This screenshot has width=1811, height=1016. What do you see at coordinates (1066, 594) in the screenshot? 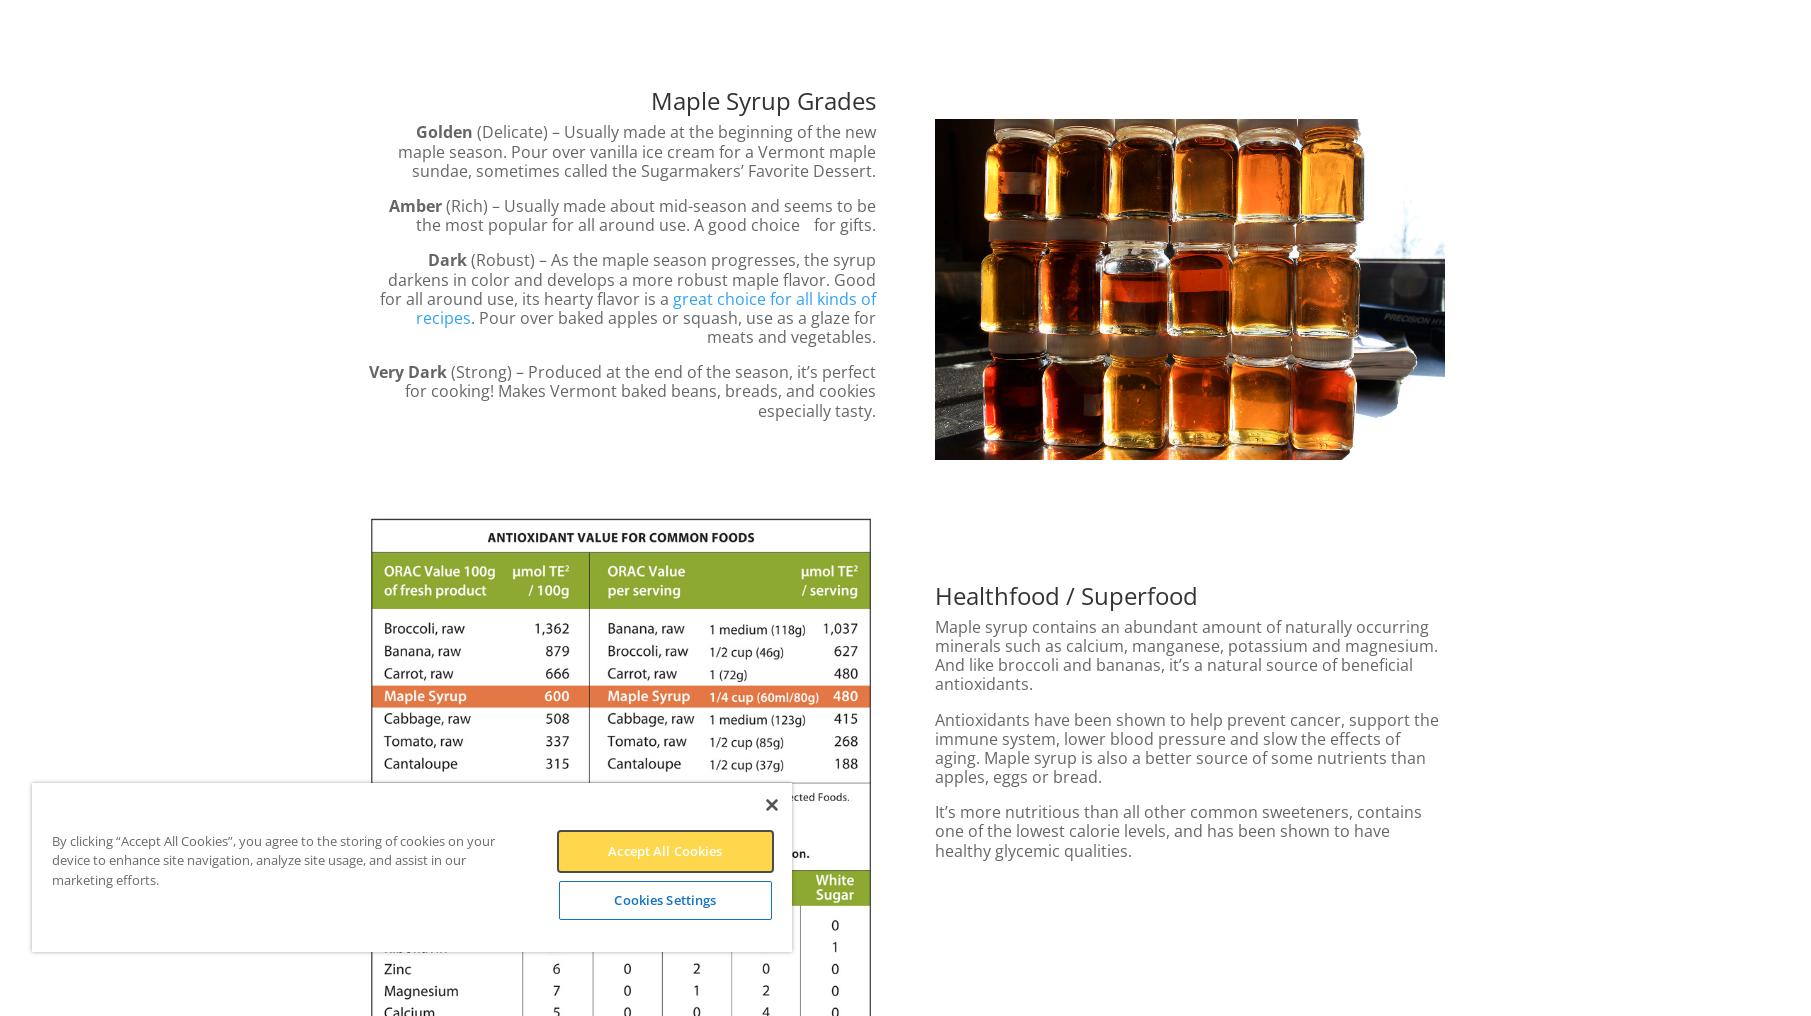
I see `'Healthfood / Superfood'` at bounding box center [1066, 594].